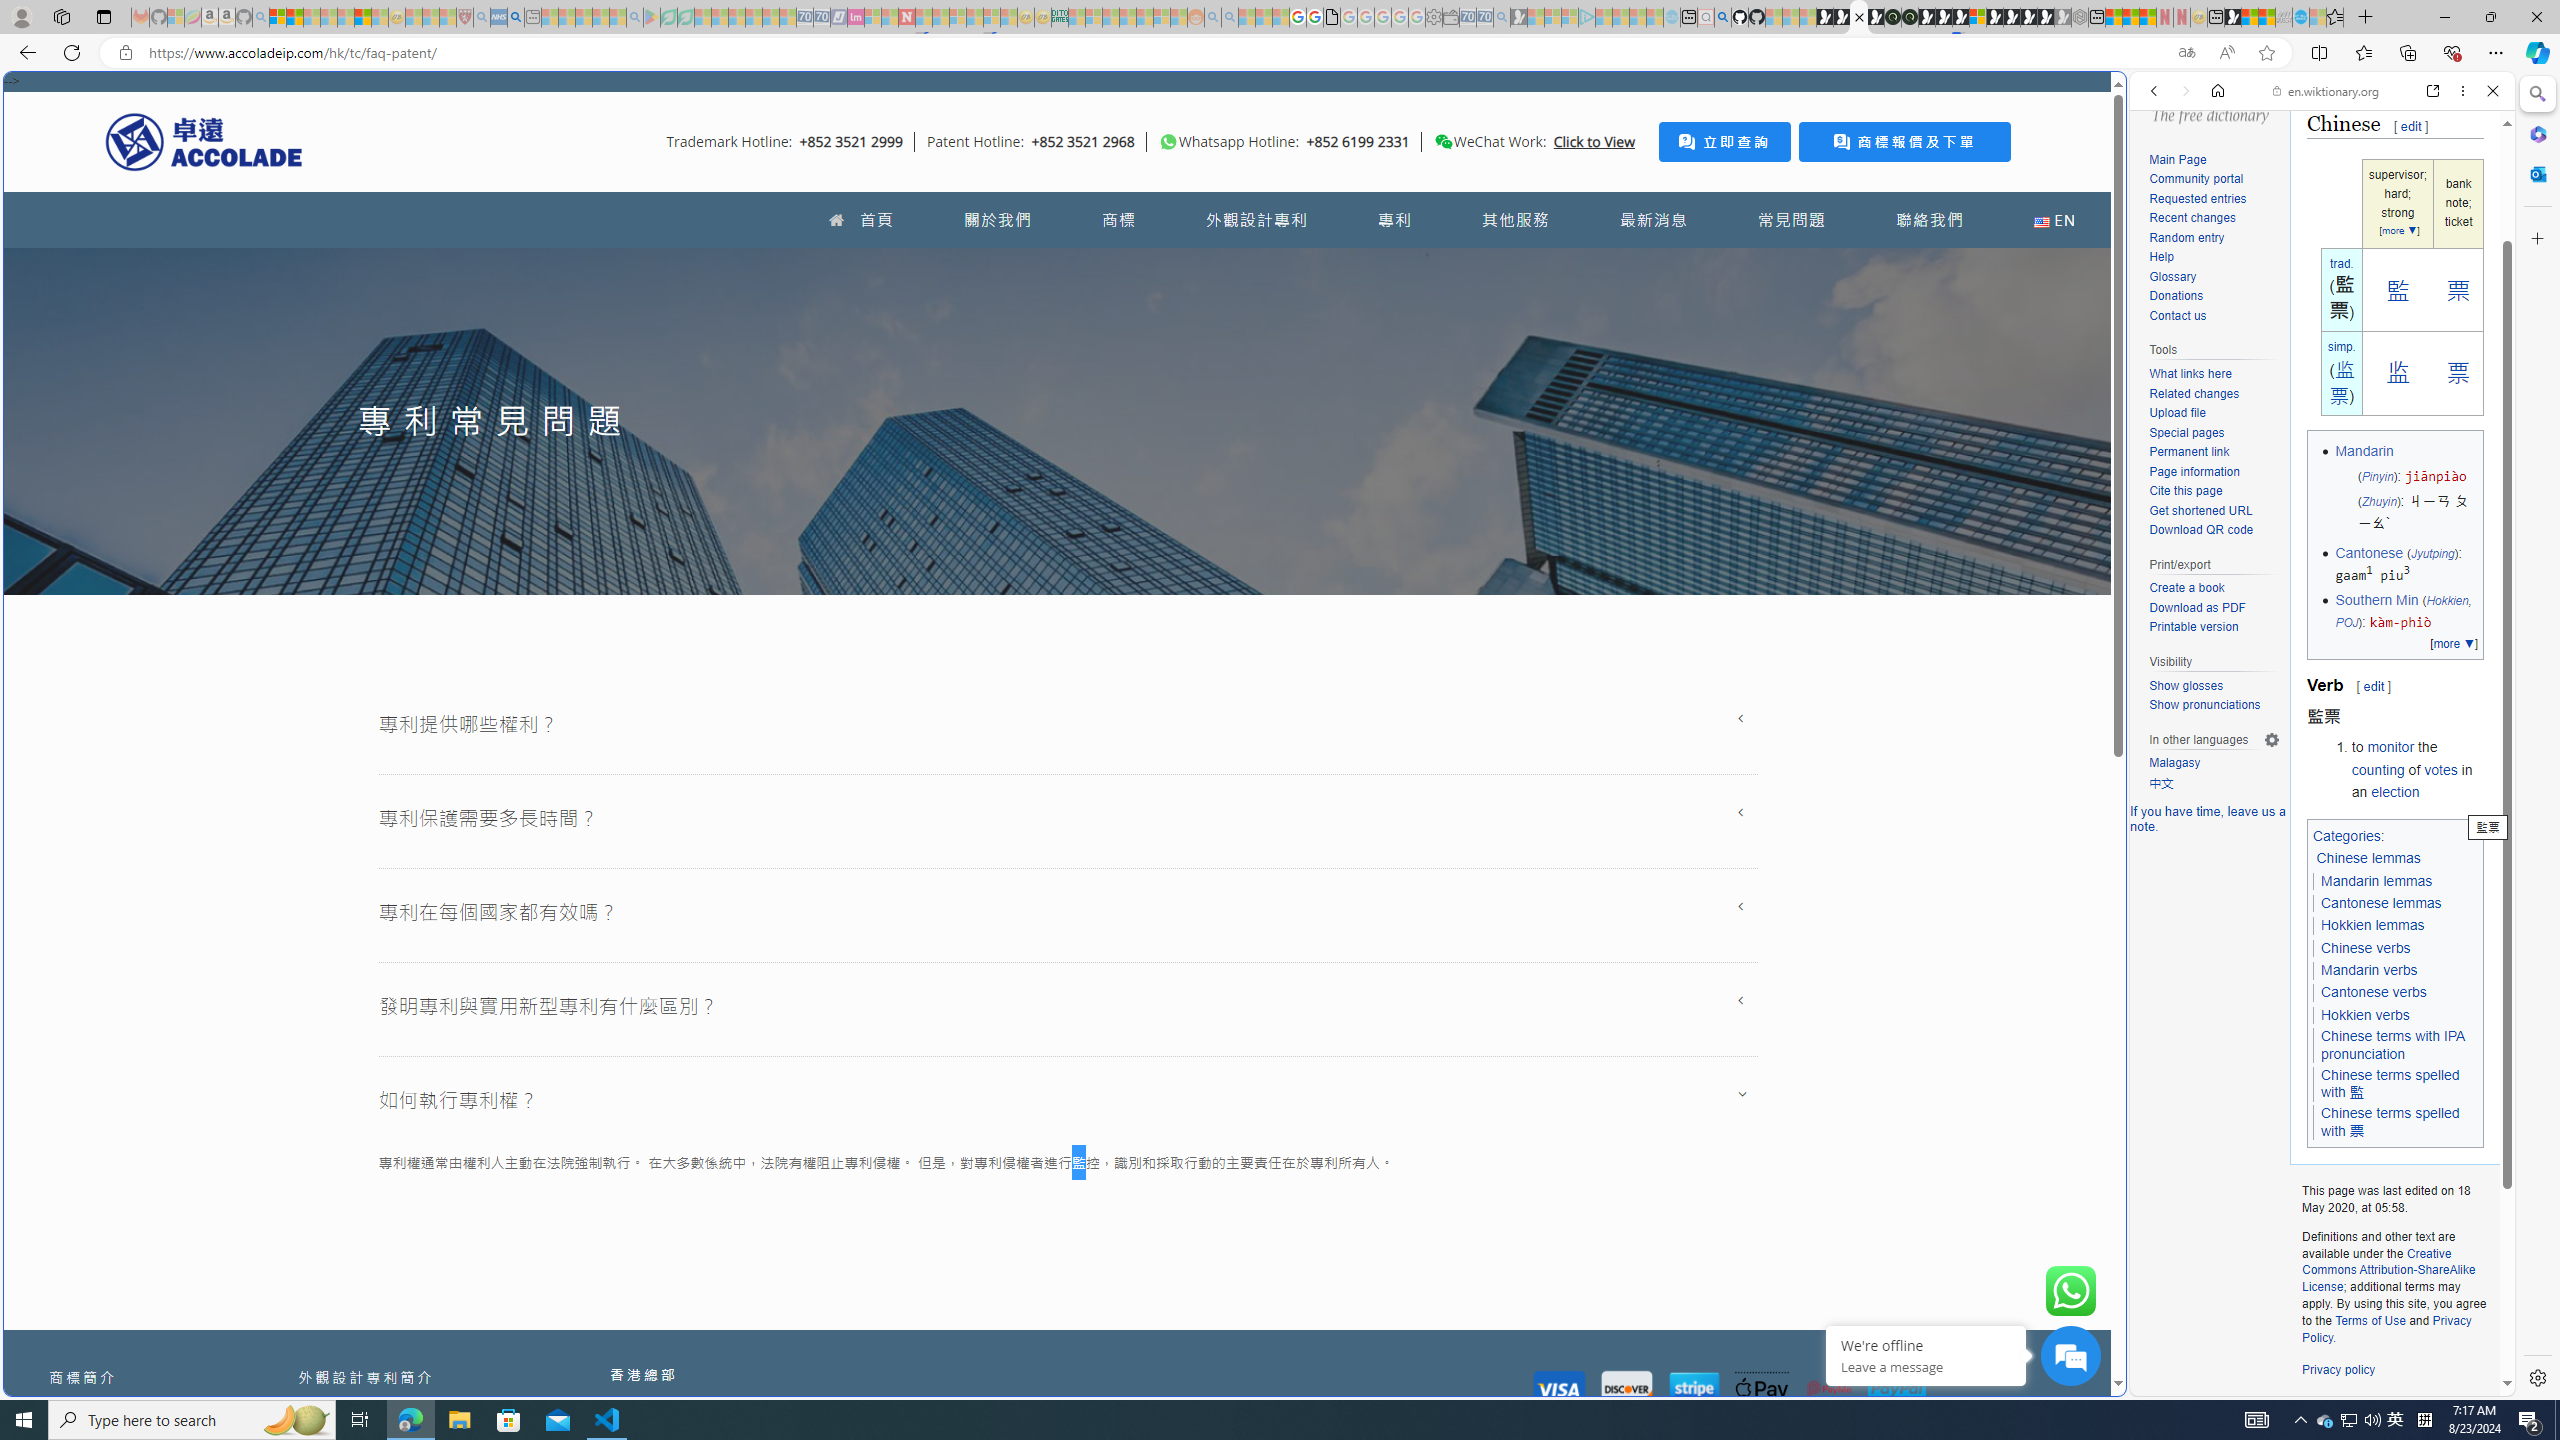  I want to click on 'Chinese terms with IPA pronunciation', so click(2392, 1045).